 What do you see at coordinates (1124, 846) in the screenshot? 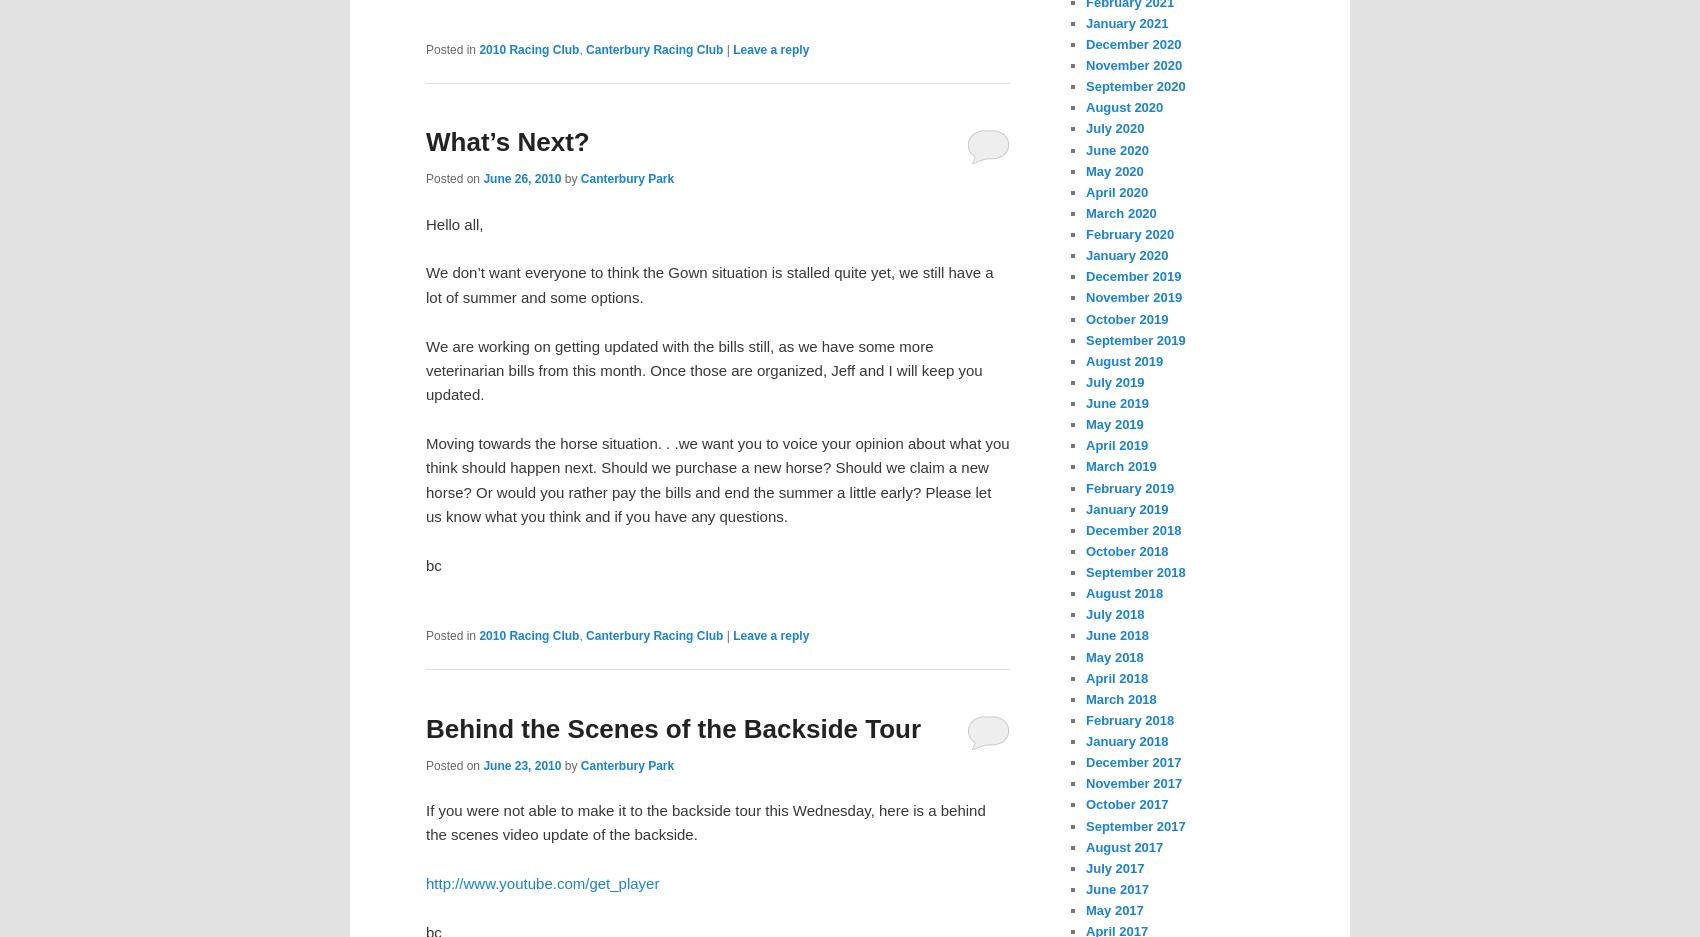
I see `'August 2017'` at bounding box center [1124, 846].